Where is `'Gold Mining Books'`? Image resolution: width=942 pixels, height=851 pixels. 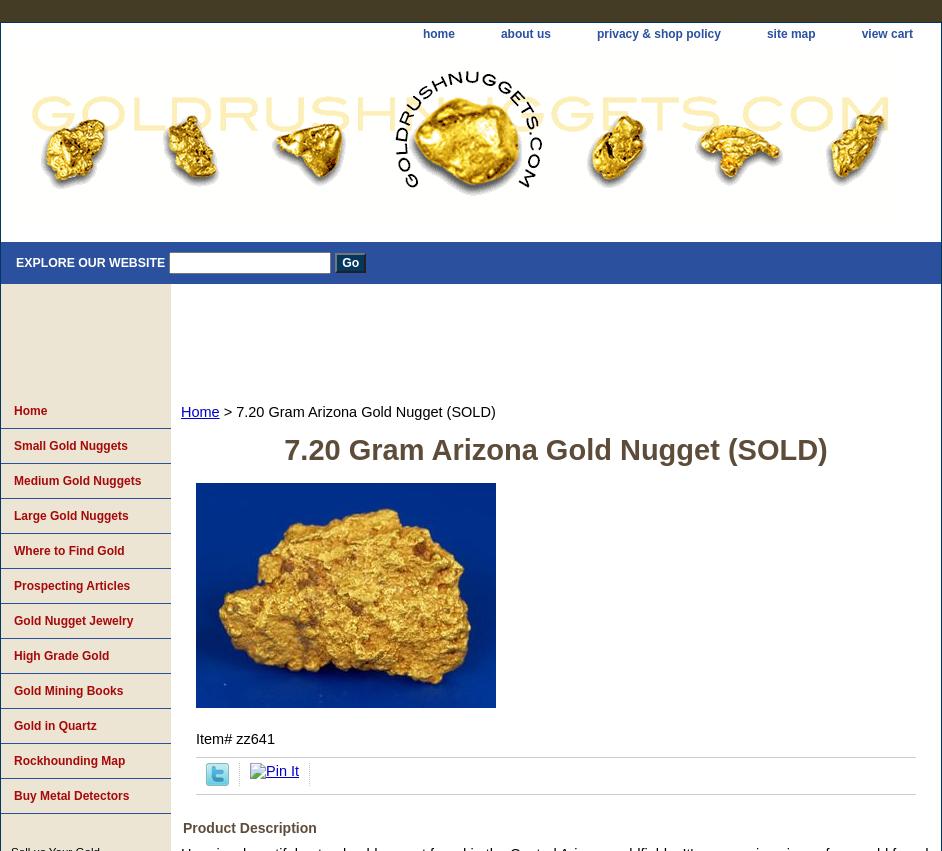 'Gold Mining Books' is located at coordinates (14, 691).